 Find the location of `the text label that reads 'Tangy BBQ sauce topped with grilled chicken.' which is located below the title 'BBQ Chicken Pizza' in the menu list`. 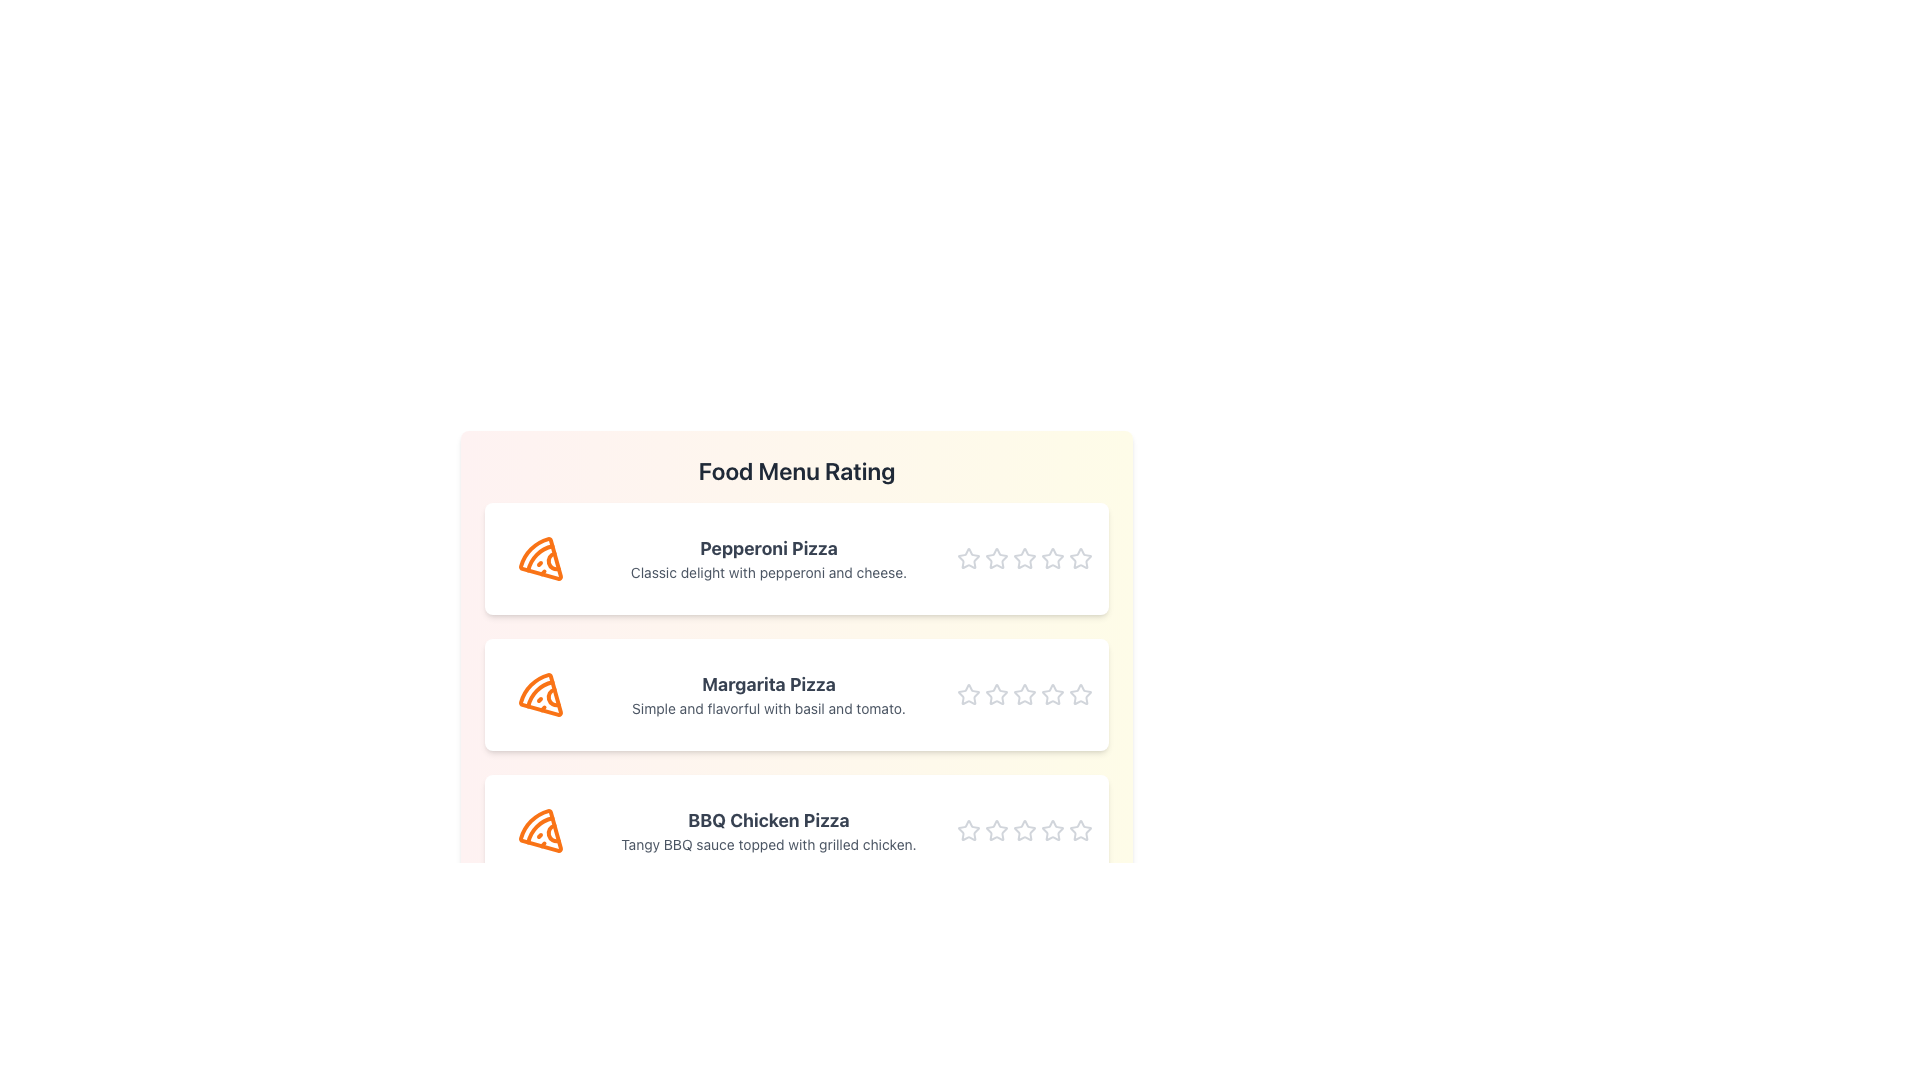

the text label that reads 'Tangy BBQ sauce topped with grilled chicken.' which is located below the title 'BBQ Chicken Pizza' in the menu list is located at coordinates (767, 844).